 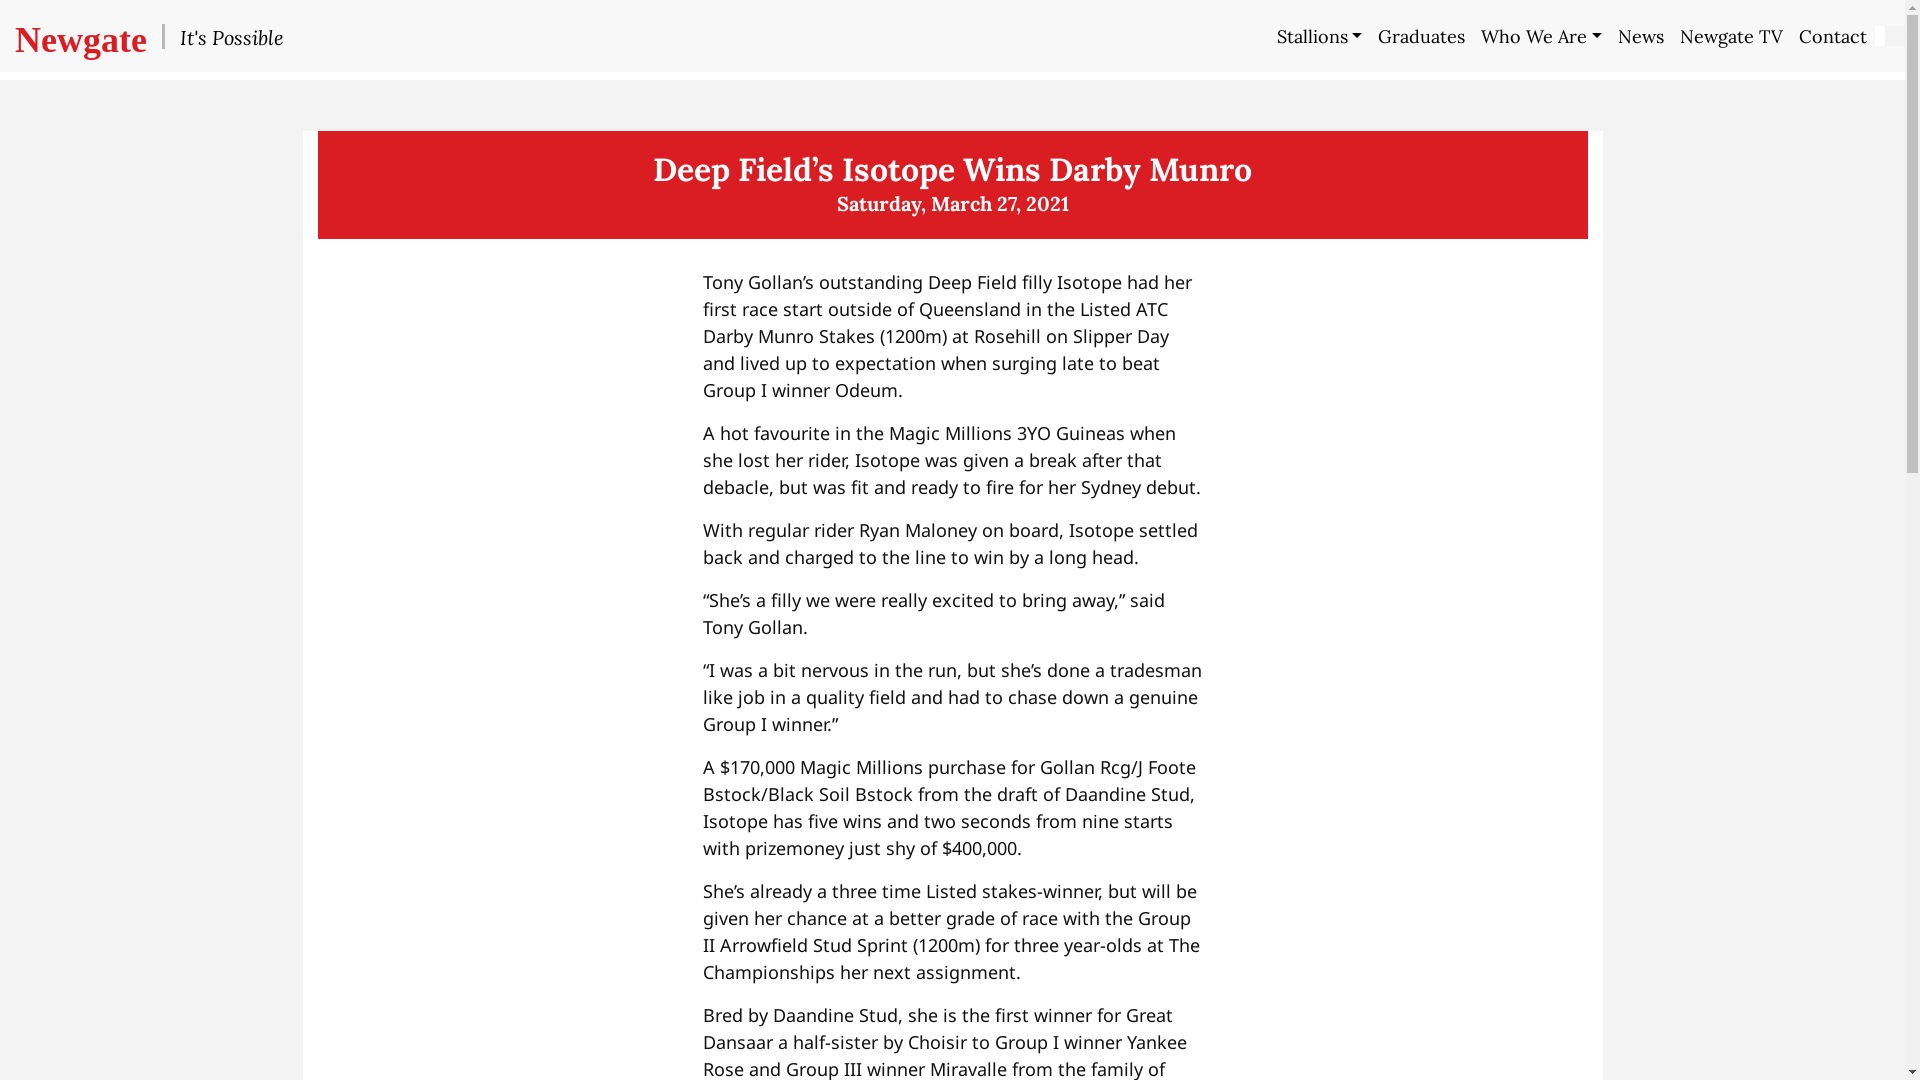 What do you see at coordinates (1540, 35) in the screenshot?
I see `'Who We Are'` at bounding box center [1540, 35].